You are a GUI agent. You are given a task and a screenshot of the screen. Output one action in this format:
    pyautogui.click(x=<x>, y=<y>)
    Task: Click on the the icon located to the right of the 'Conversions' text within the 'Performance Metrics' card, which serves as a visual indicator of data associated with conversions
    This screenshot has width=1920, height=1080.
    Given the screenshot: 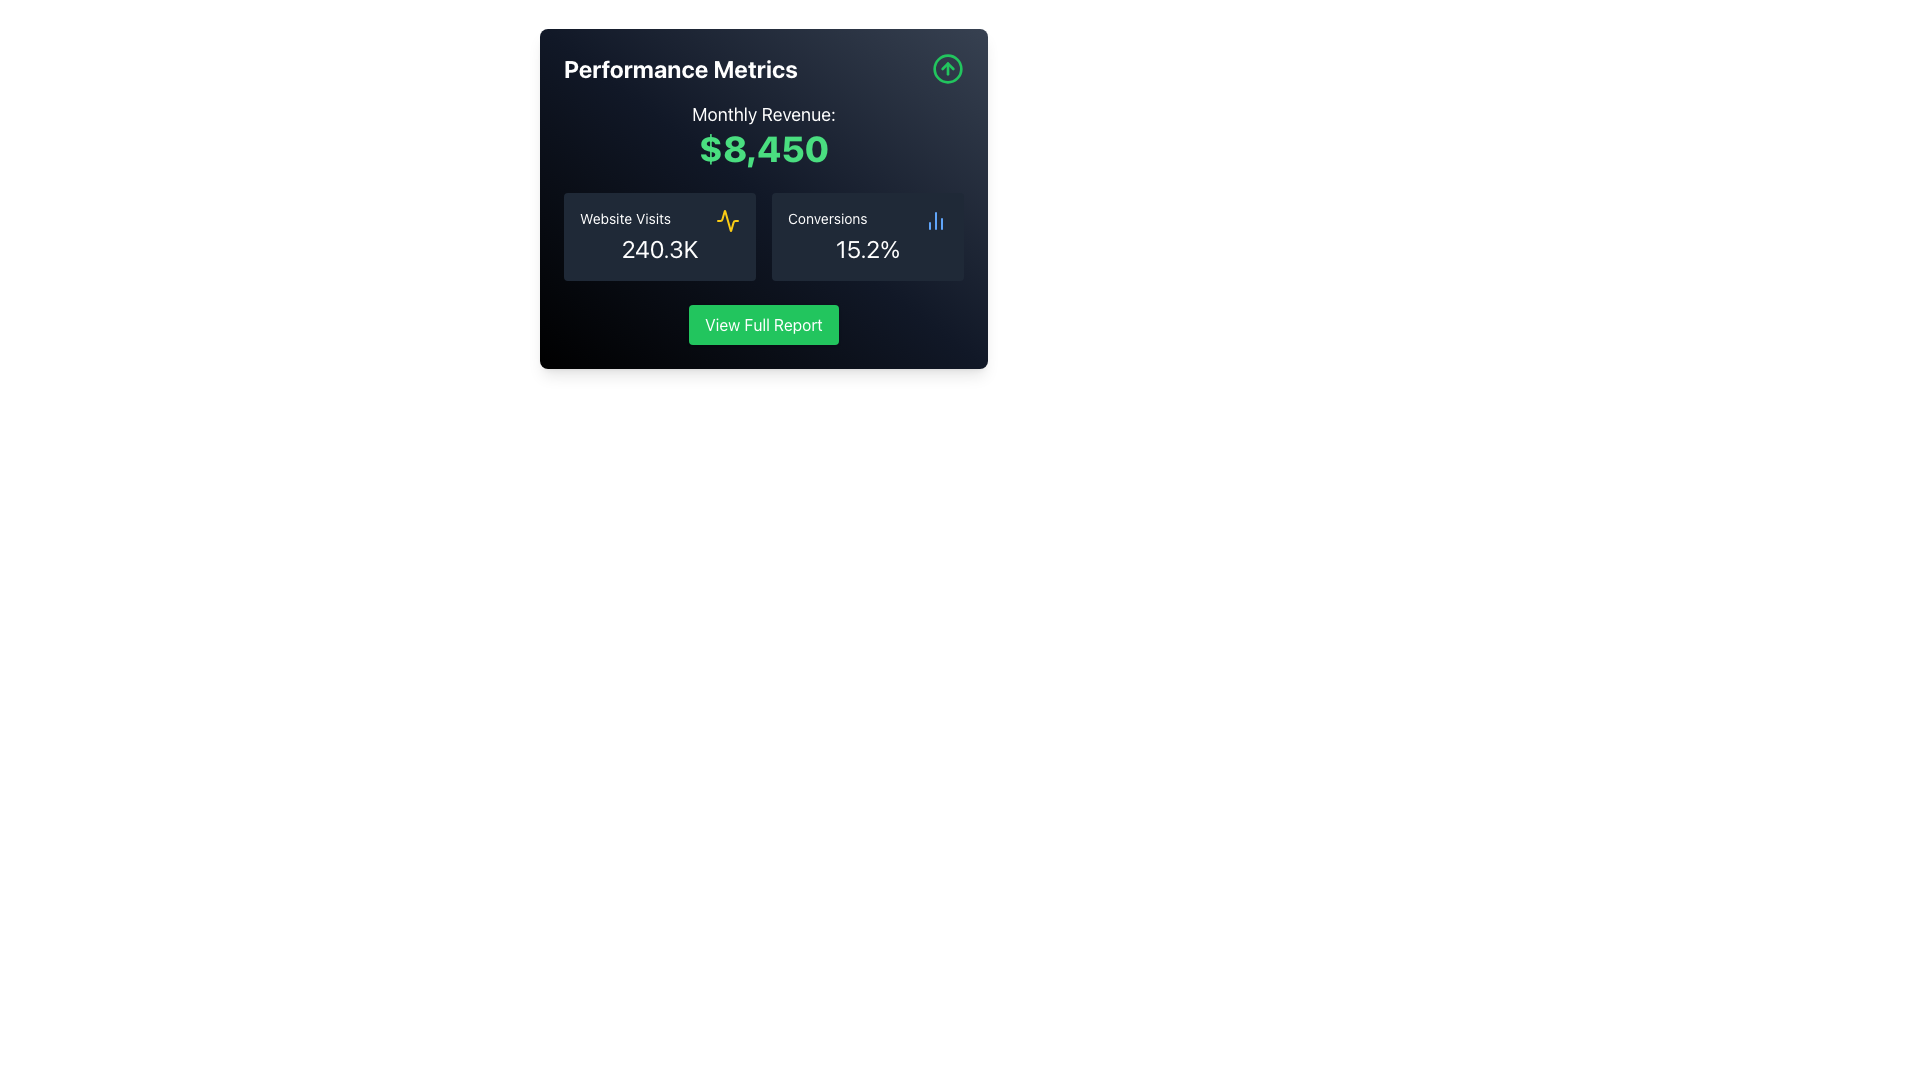 What is the action you would take?
    pyautogui.click(x=935, y=220)
    